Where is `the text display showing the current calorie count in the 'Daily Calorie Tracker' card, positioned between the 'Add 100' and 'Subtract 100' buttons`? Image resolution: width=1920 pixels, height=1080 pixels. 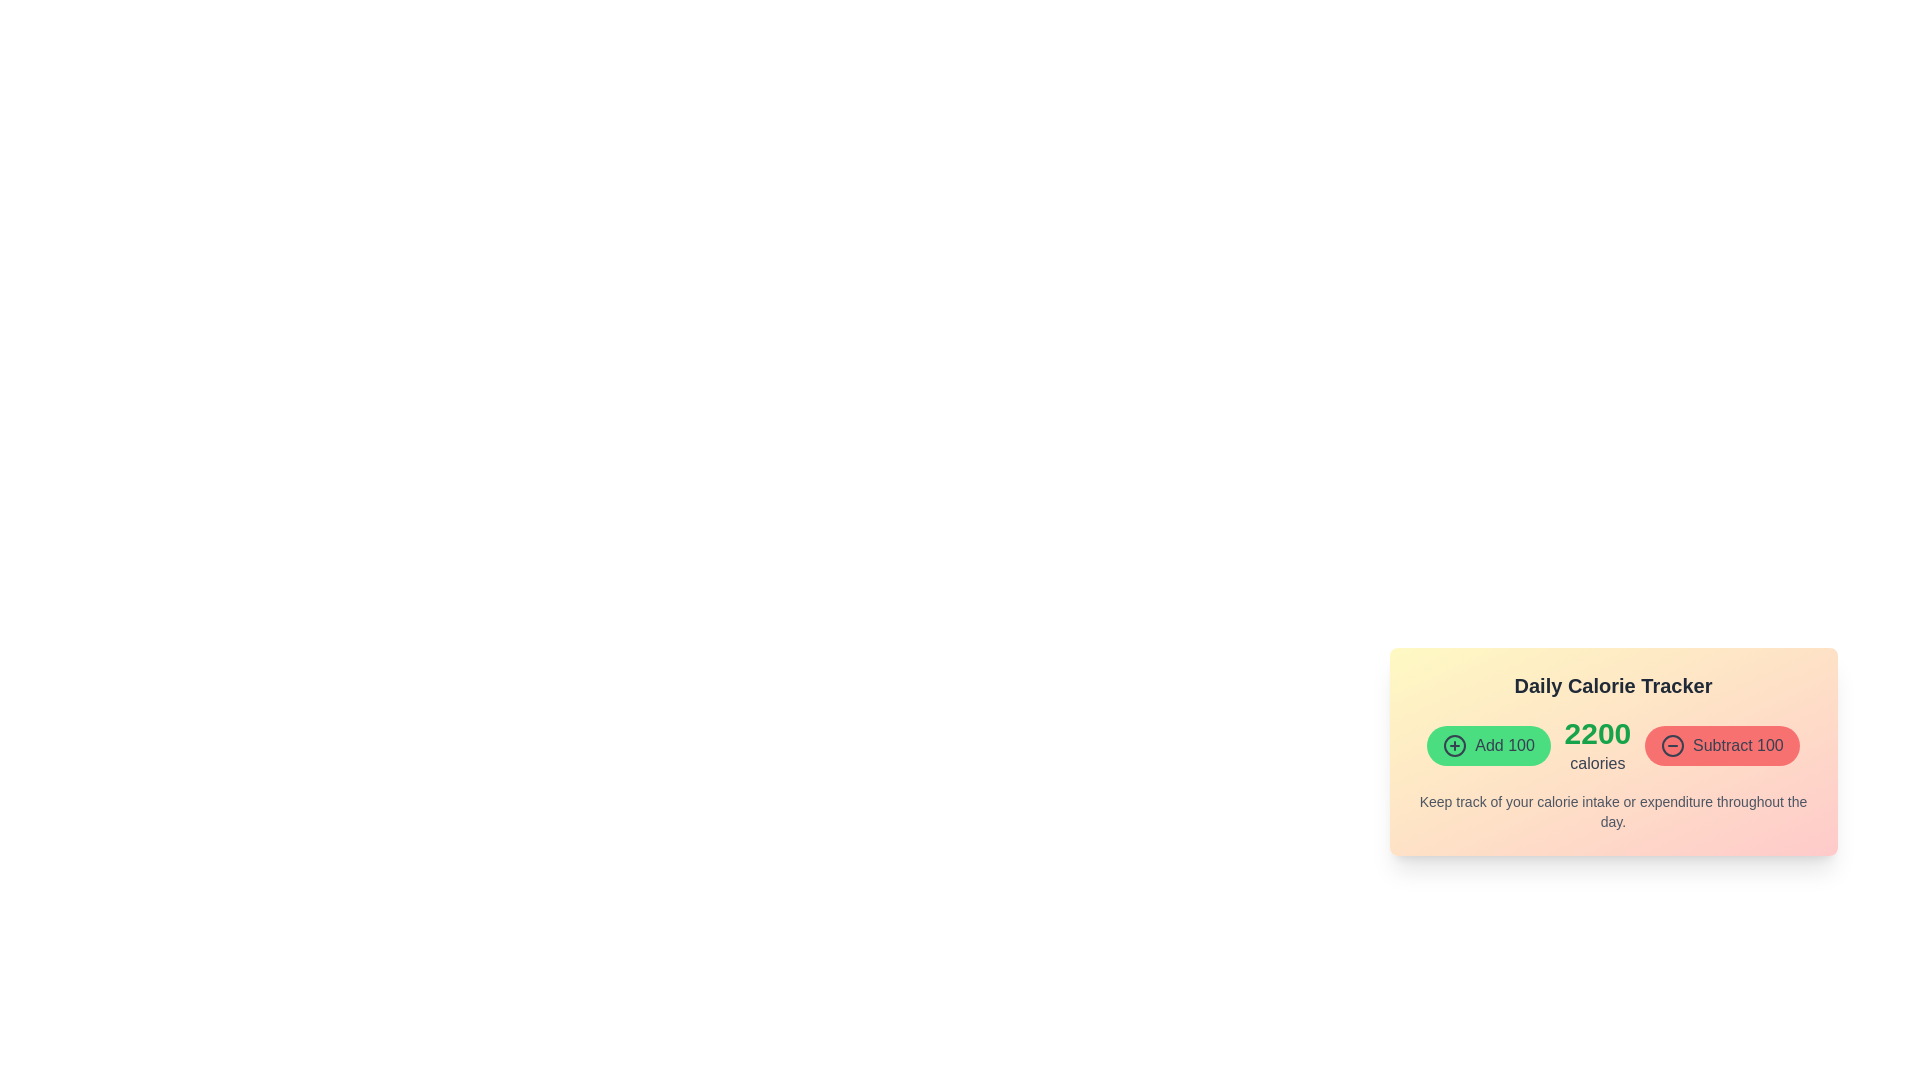 the text display showing the current calorie count in the 'Daily Calorie Tracker' card, positioned between the 'Add 100' and 'Subtract 100' buttons is located at coordinates (1597, 733).